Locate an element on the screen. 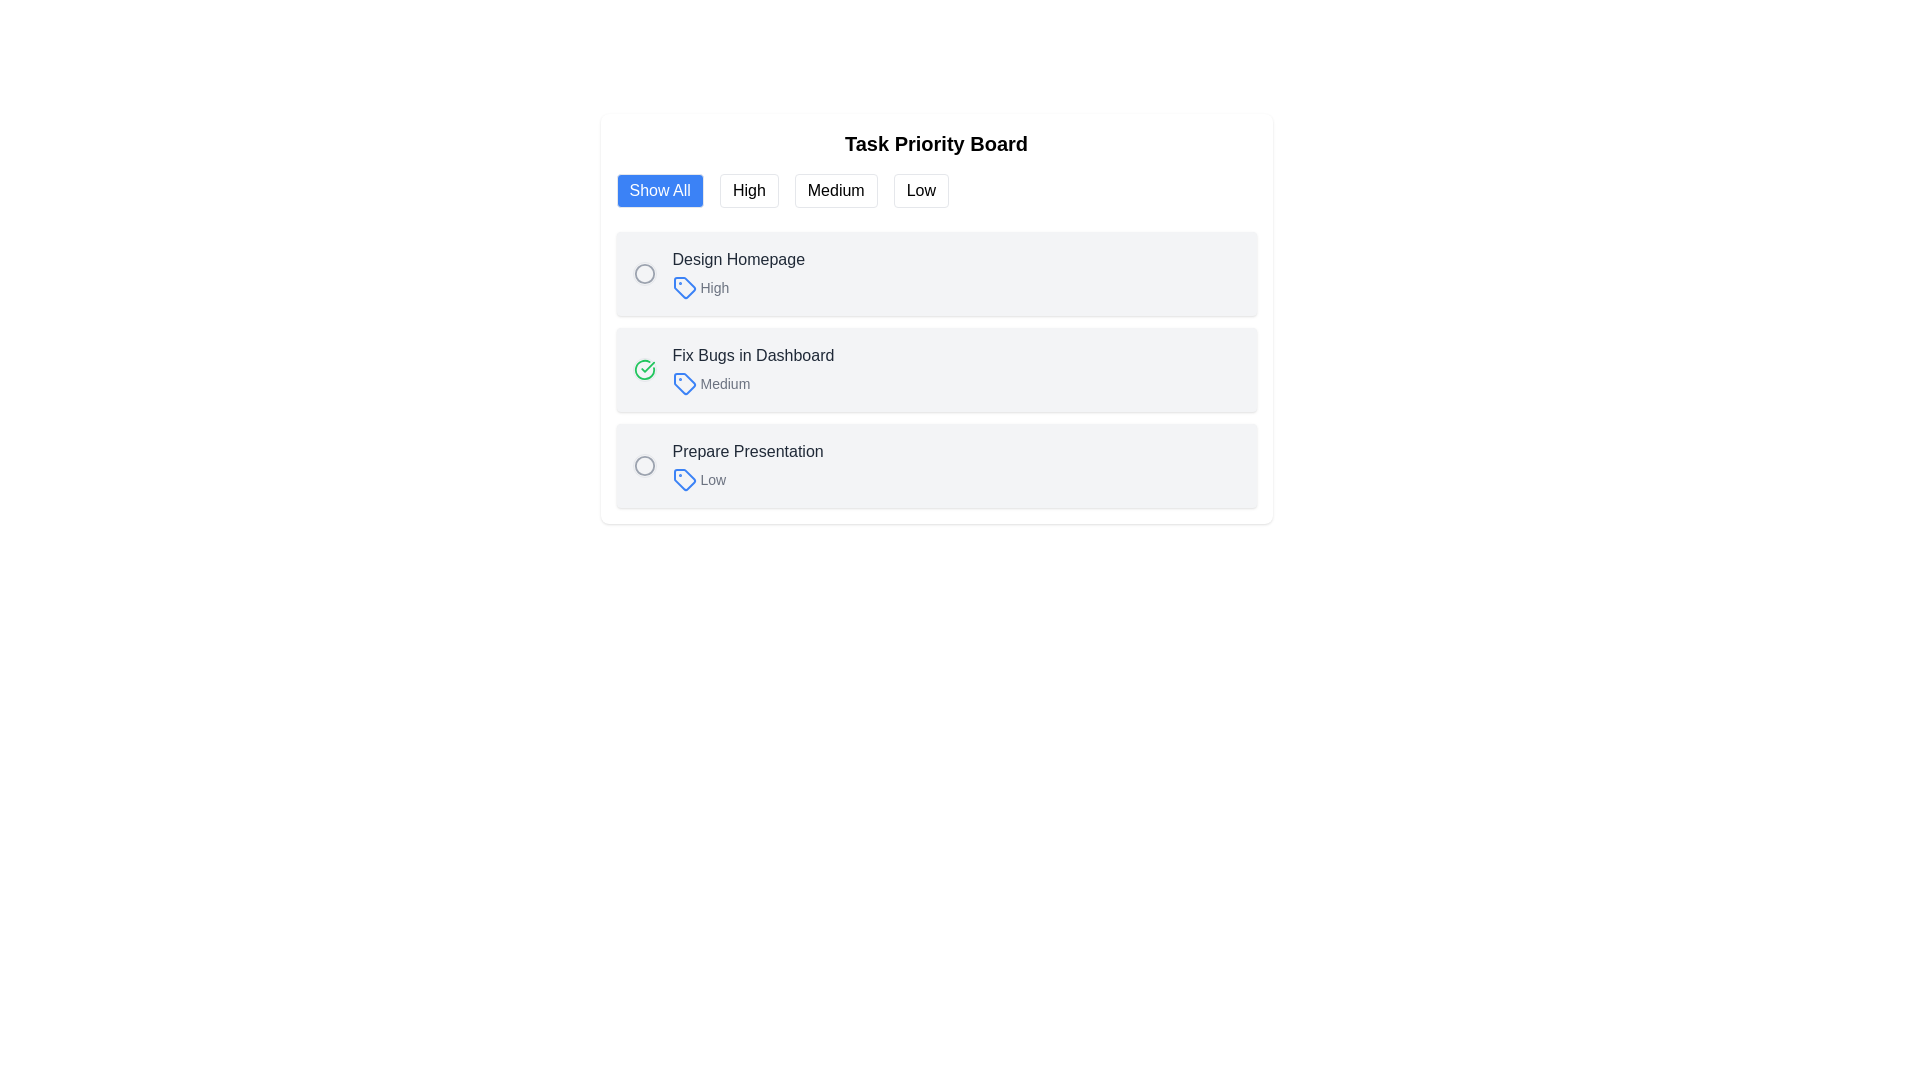  the checkbox for the task 'Prepare Presentation Low' located in the third row of the task list is located at coordinates (644, 466).